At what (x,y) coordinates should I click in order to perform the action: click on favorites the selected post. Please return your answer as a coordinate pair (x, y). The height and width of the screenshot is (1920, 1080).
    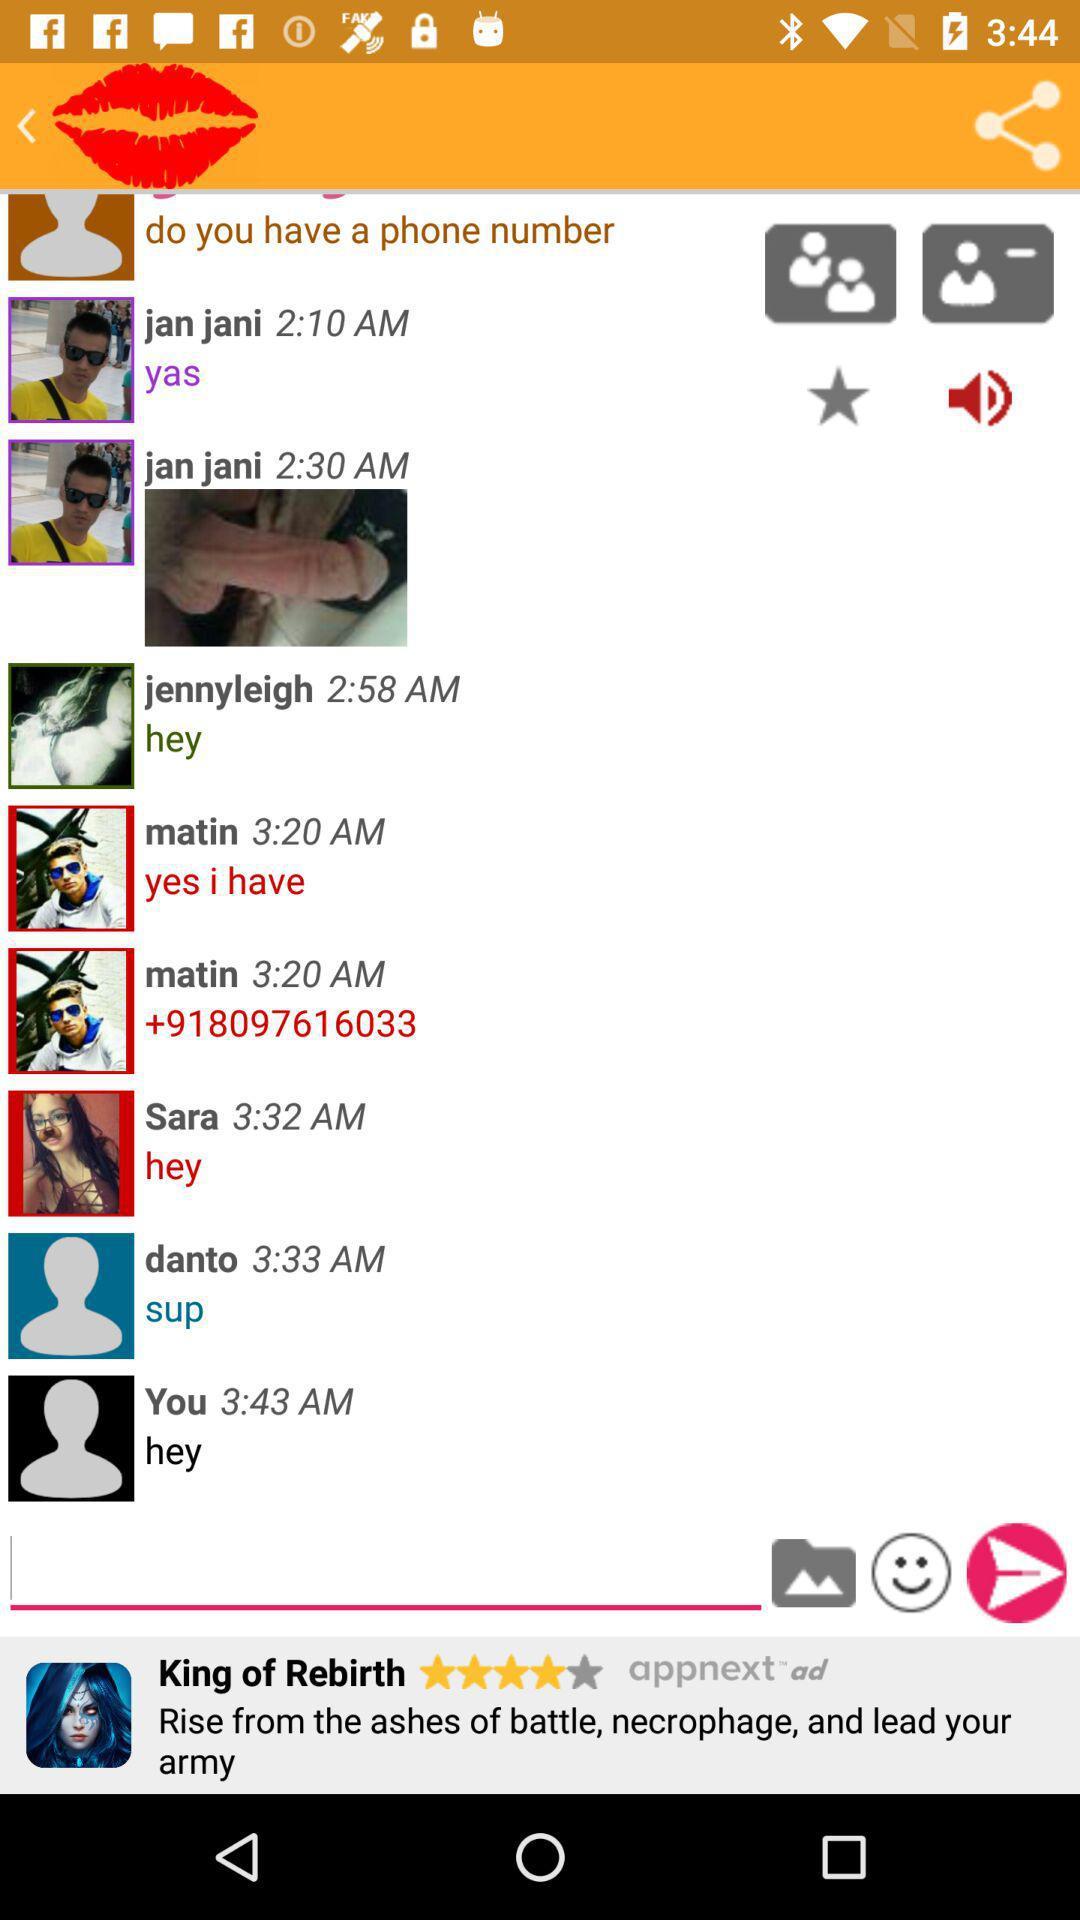
    Looking at the image, I should click on (838, 396).